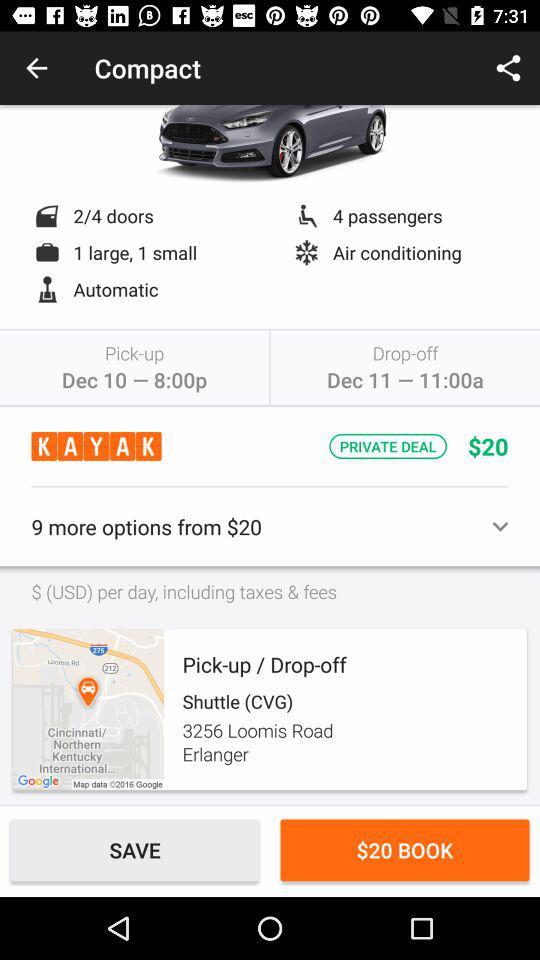  What do you see at coordinates (36, 68) in the screenshot?
I see `the item to the left of the compact` at bounding box center [36, 68].